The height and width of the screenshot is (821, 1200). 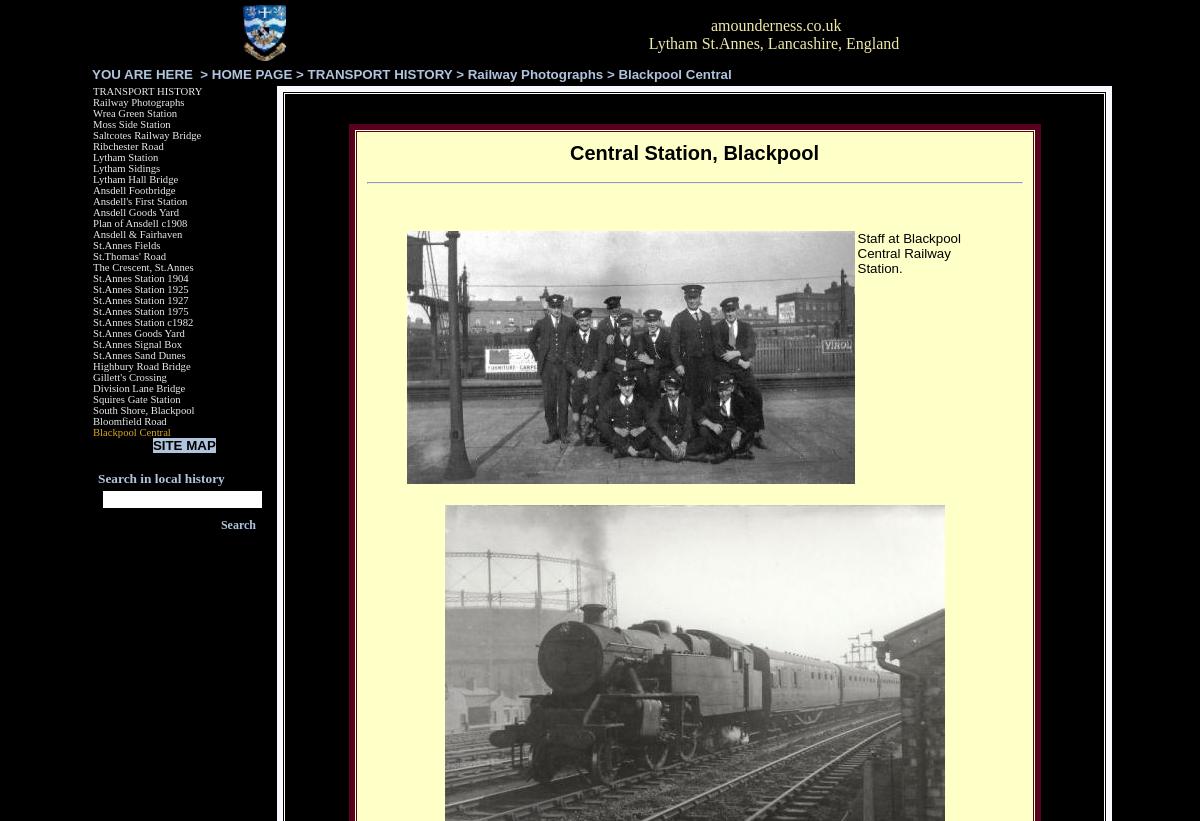 I want to click on 'Squires Gate Station', so click(x=93, y=398).